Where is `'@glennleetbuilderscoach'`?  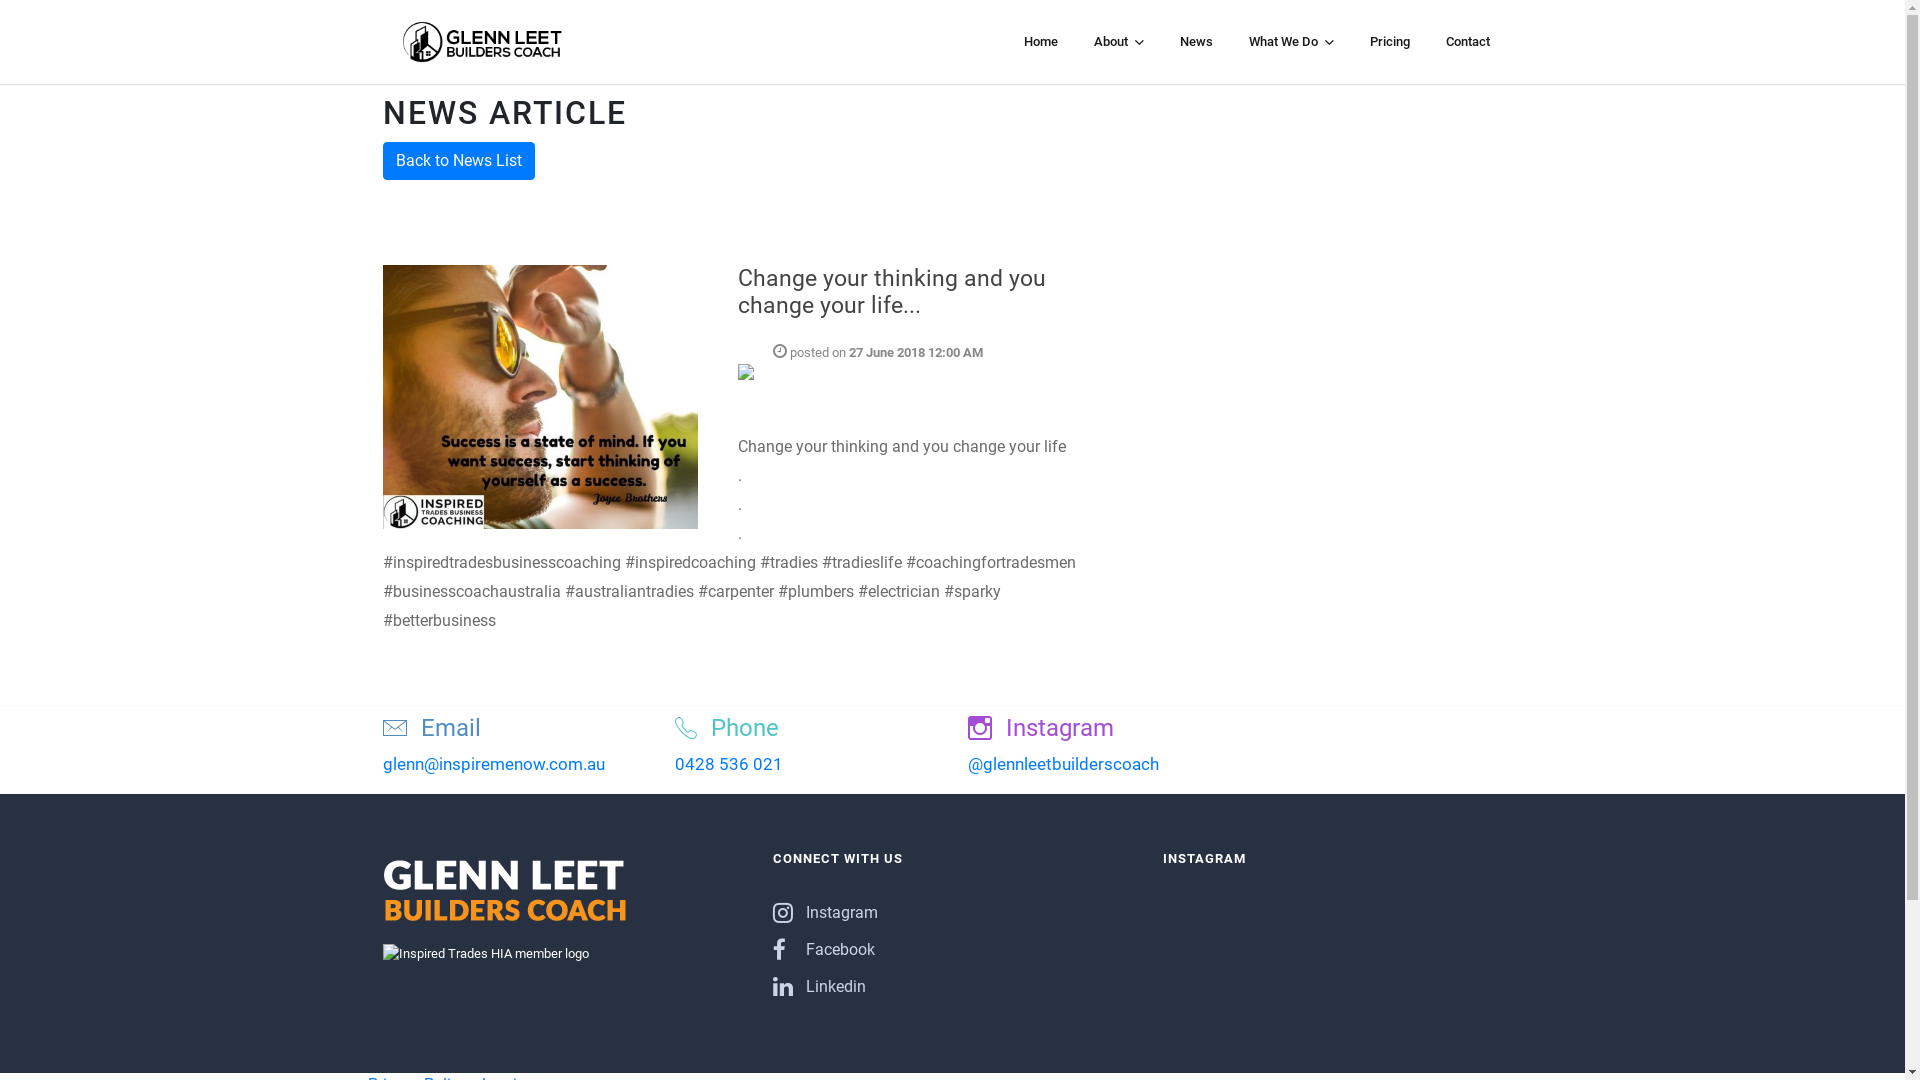 '@glennleetbuilderscoach' is located at coordinates (1062, 763).